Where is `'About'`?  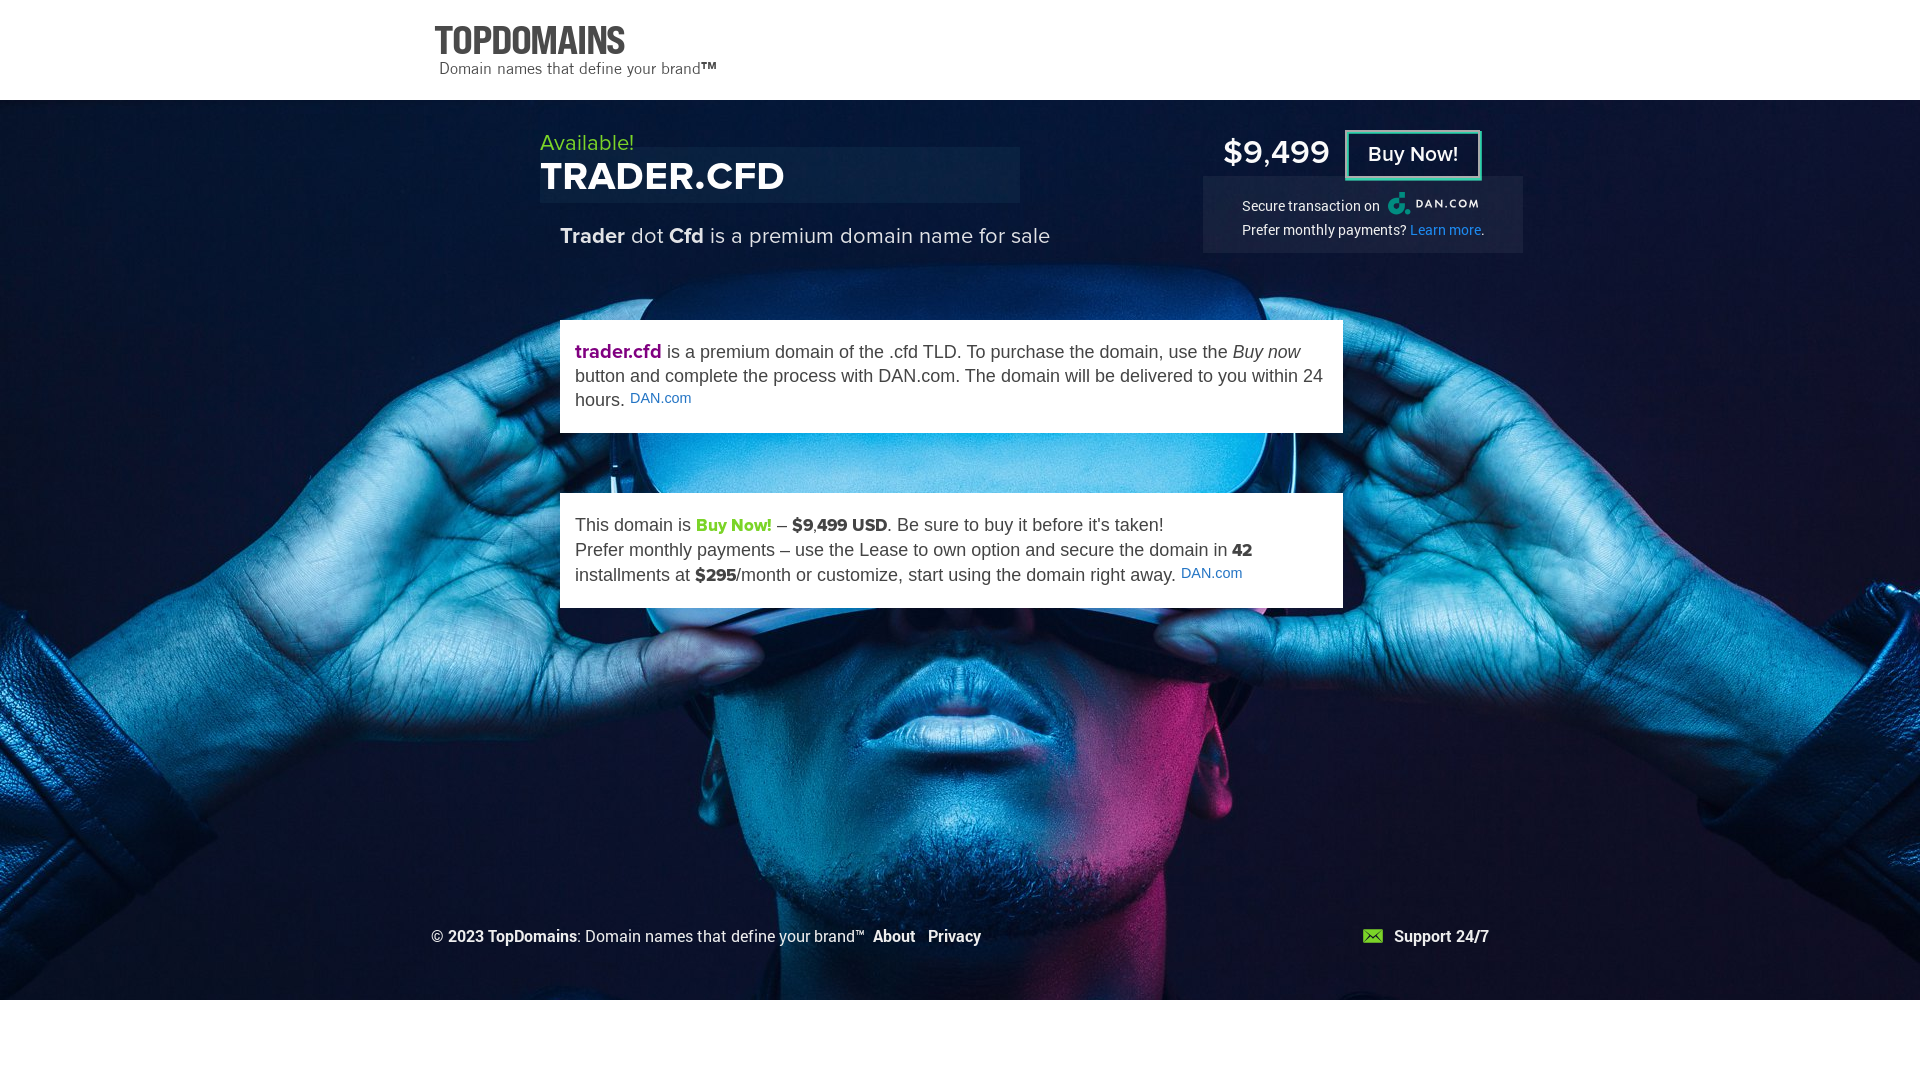
'About' is located at coordinates (893, 935).